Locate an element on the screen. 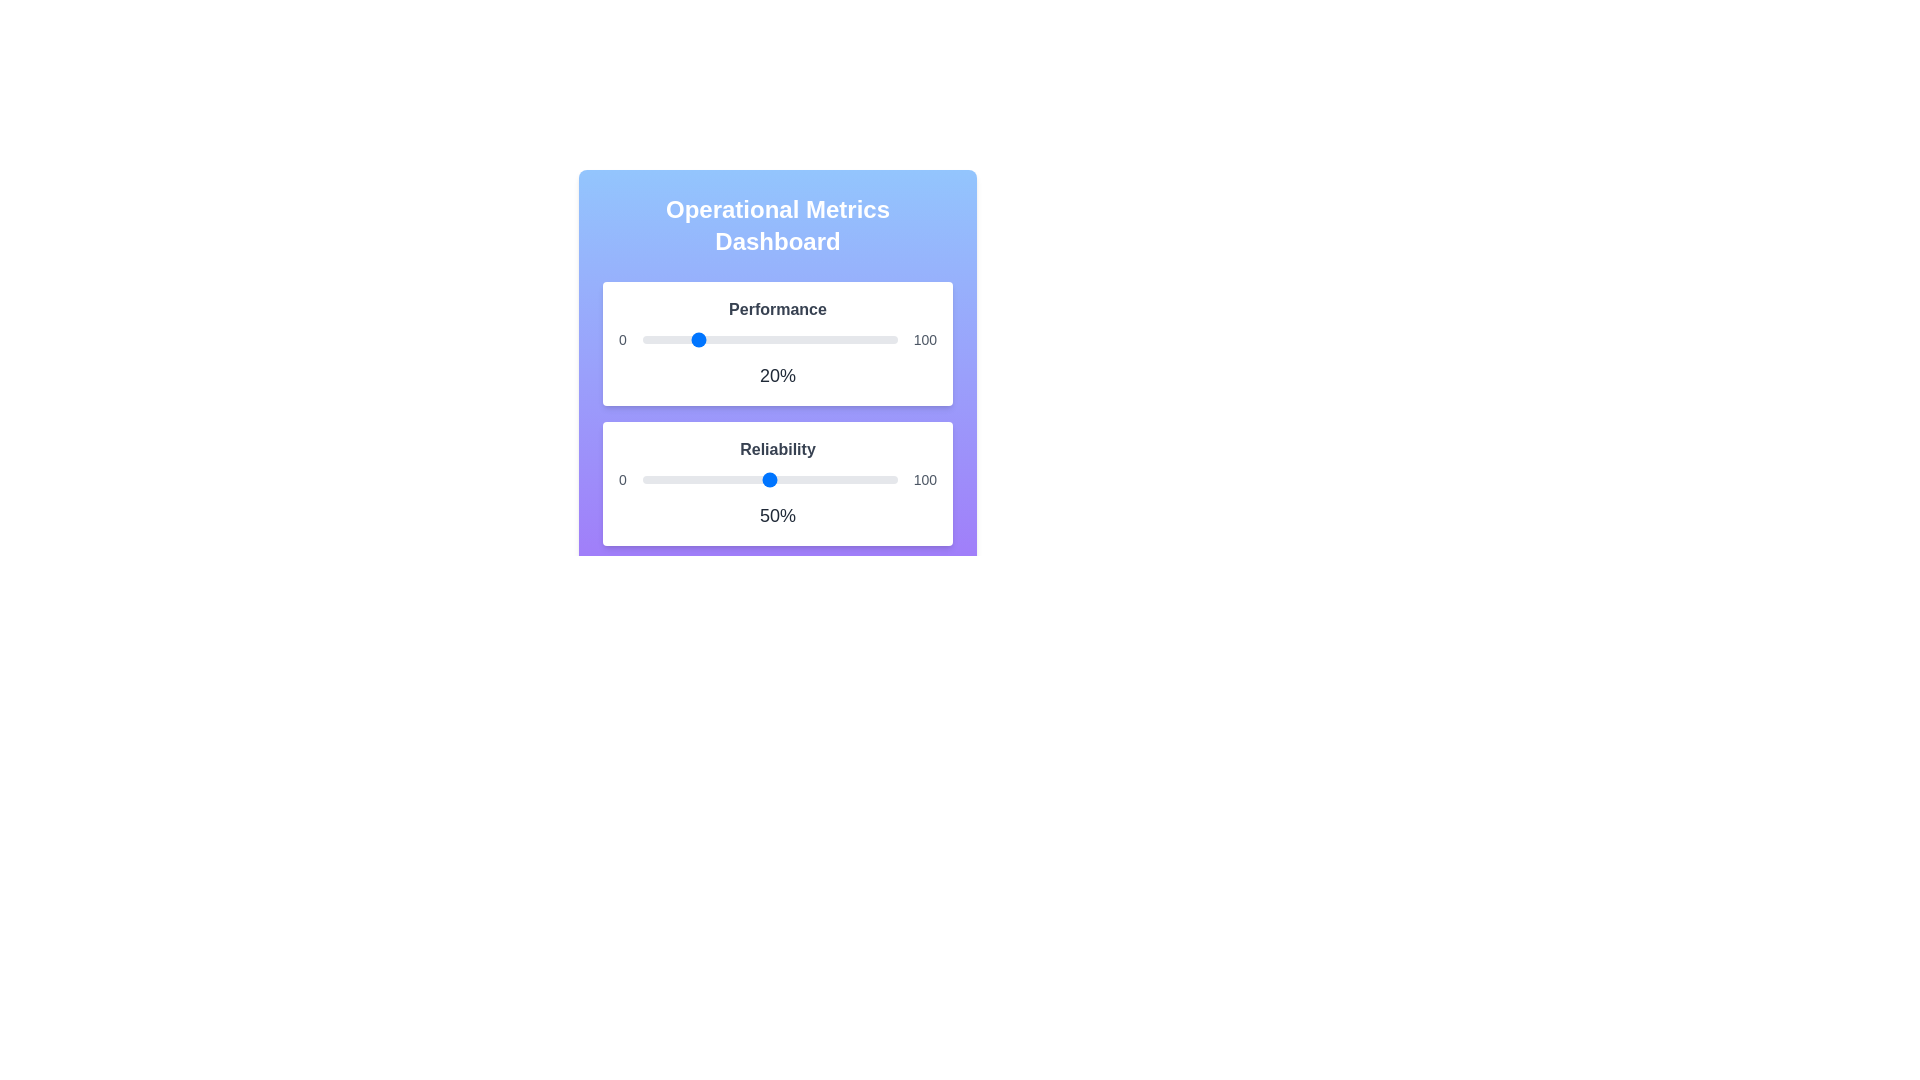 This screenshot has width=1920, height=1080. the slider value is located at coordinates (894, 338).